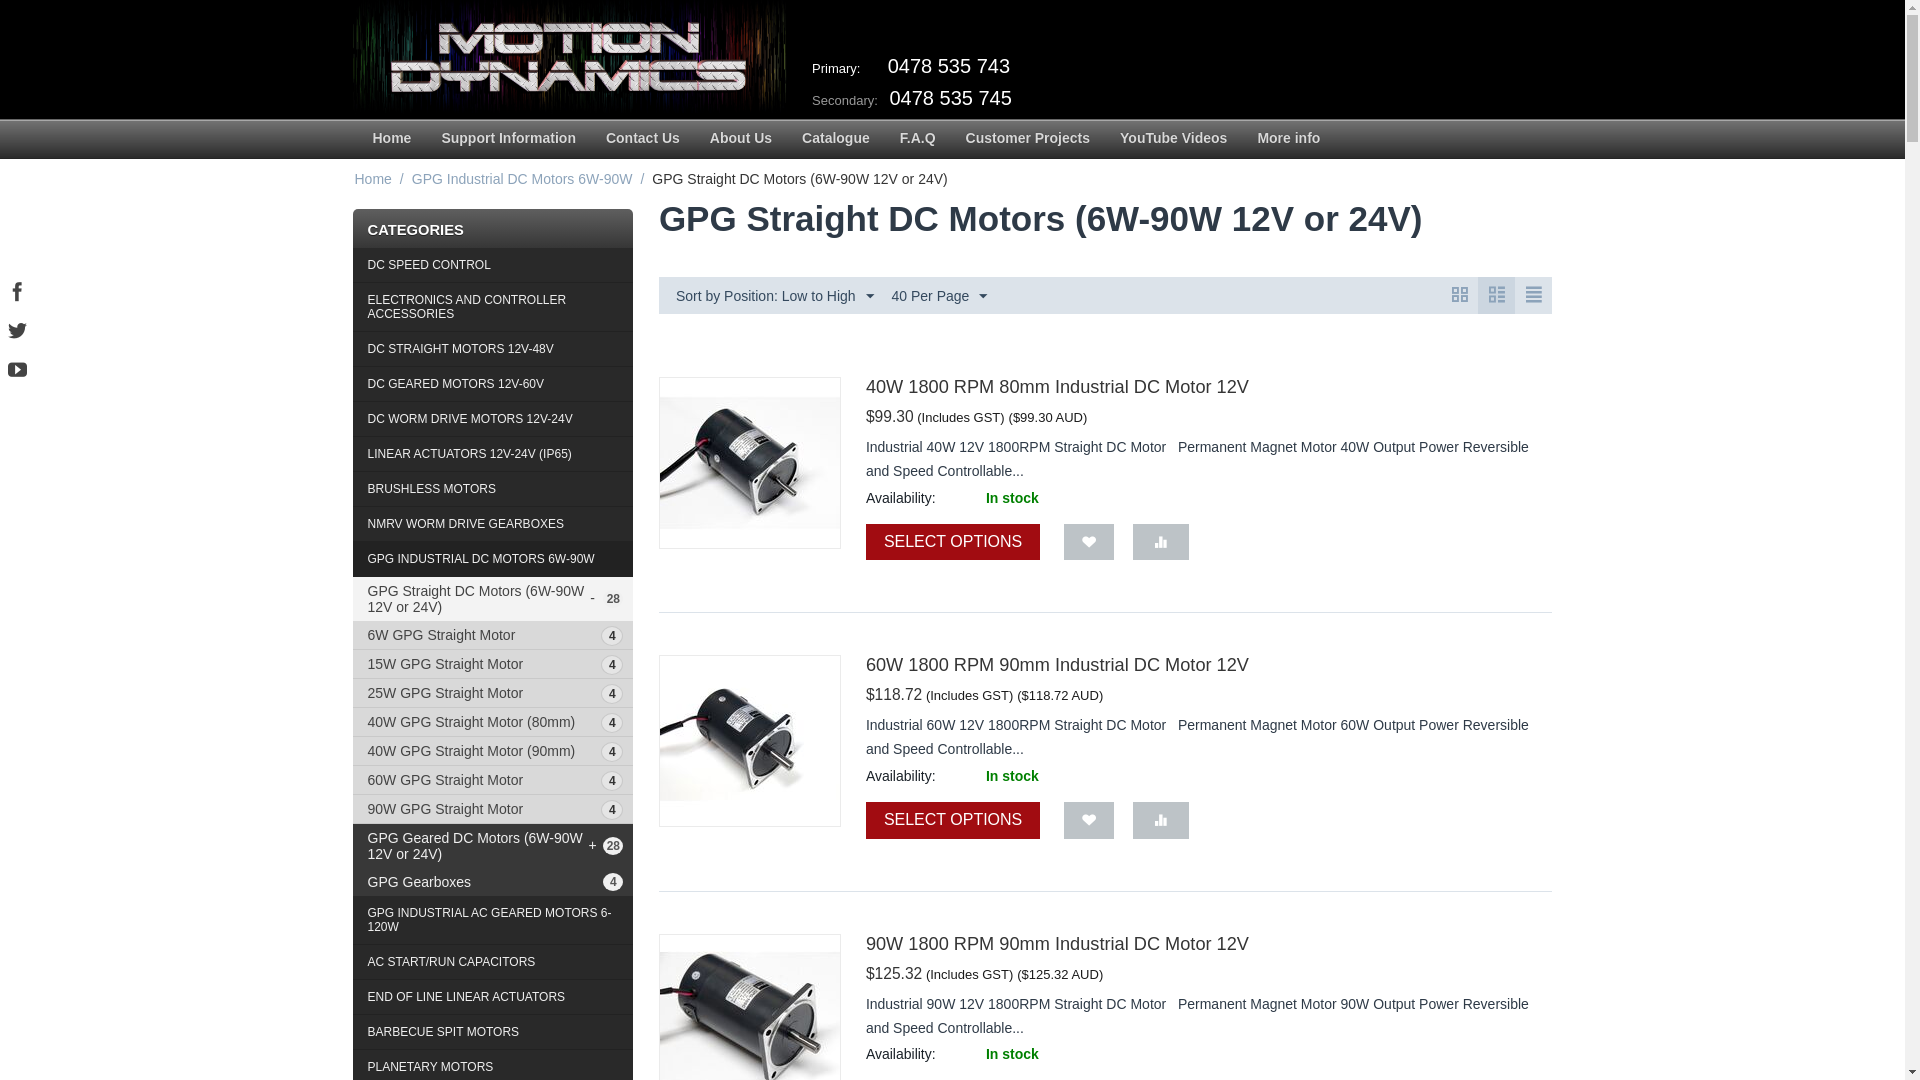 This screenshot has height=1080, width=1920. What do you see at coordinates (492, 348) in the screenshot?
I see `'DC STRAIGHT MOTORS 12V-48V'` at bounding box center [492, 348].